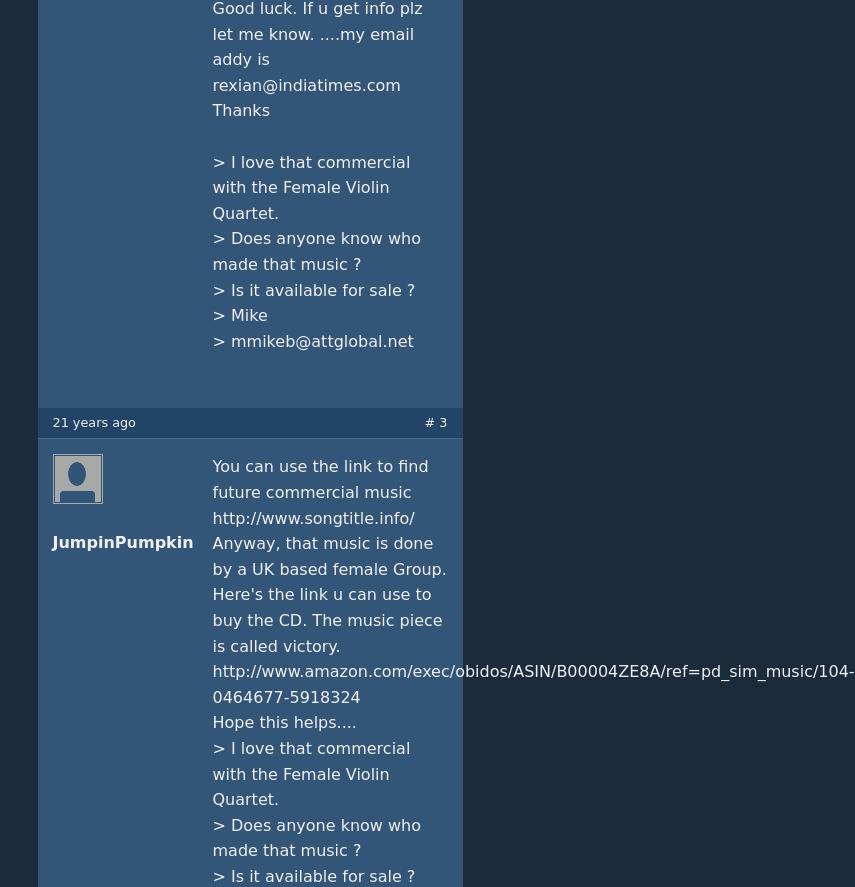 This screenshot has height=887, width=855. What do you see at coordinates (423, 422) in the screenshot?
I see `'# 3'` at bounding box center [423, 422].